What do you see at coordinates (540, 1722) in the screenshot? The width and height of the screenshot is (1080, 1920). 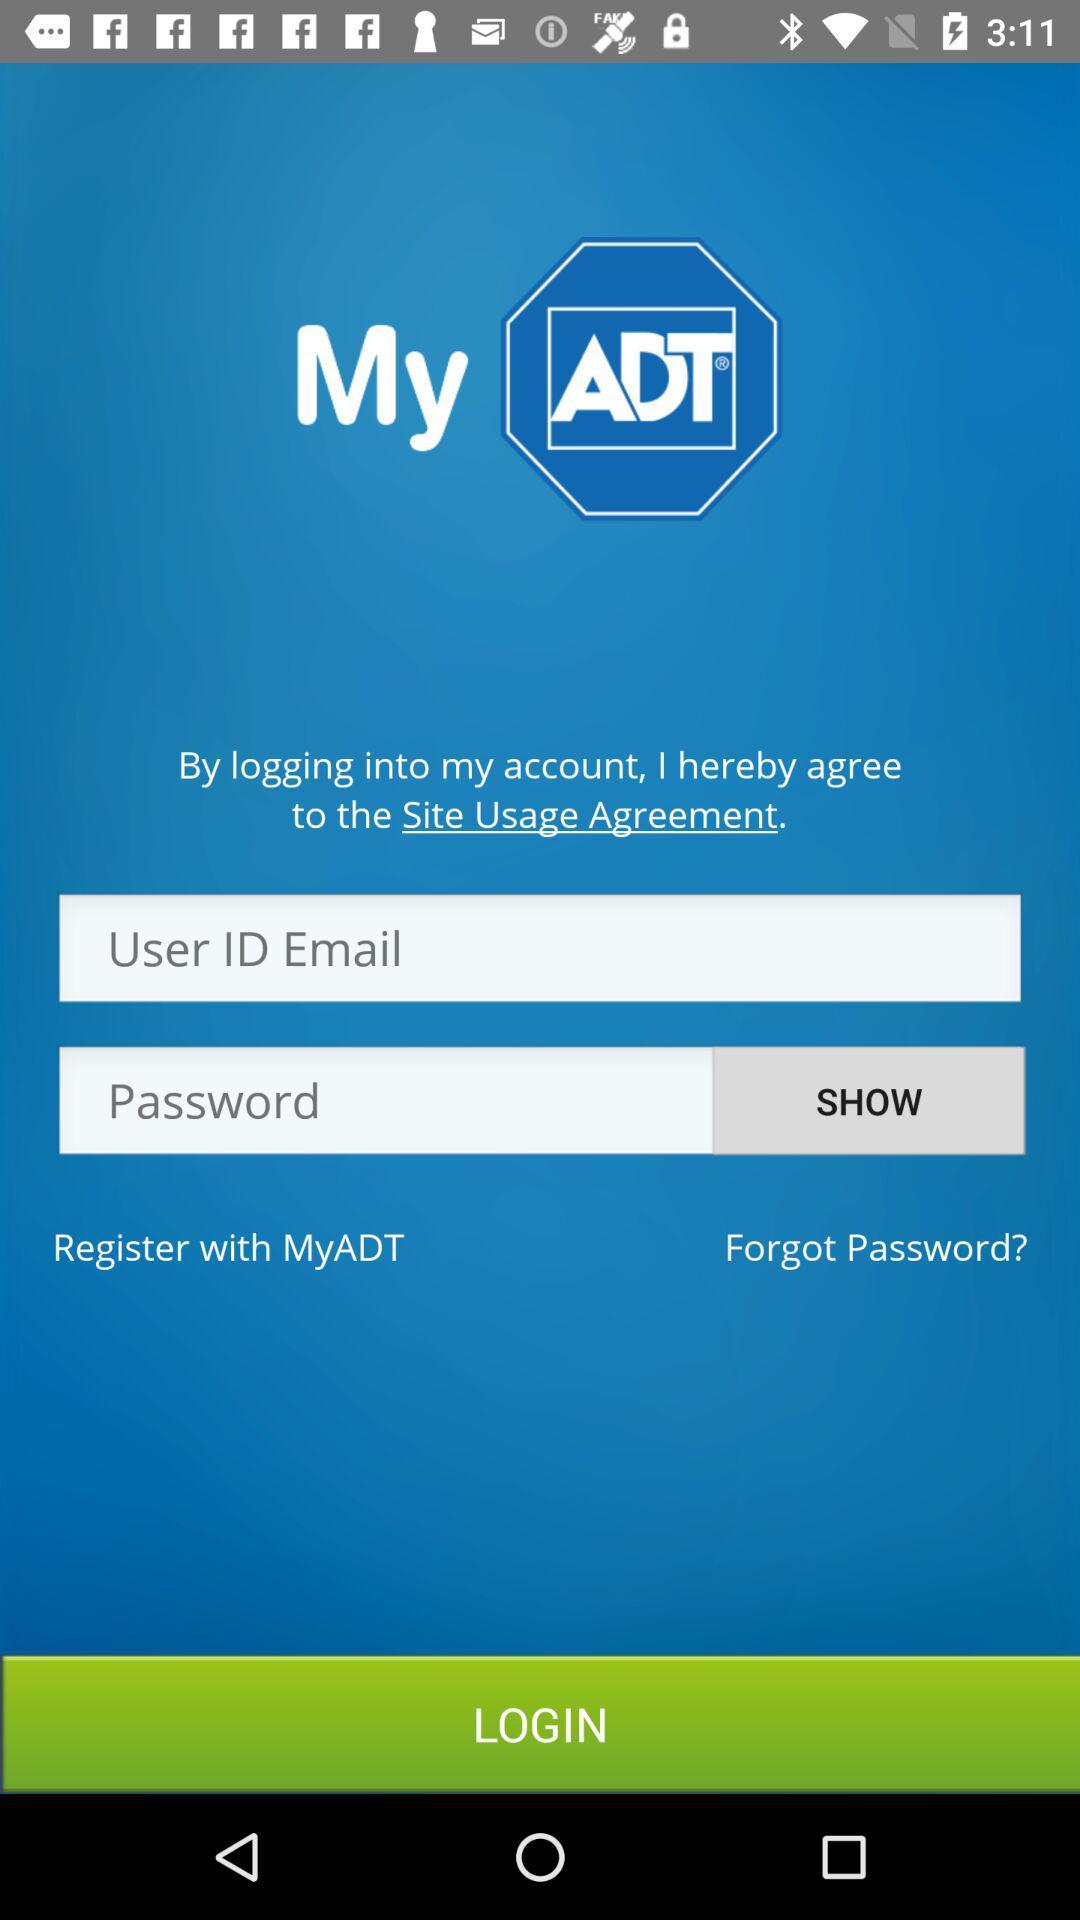 I see `the item below the register with myadt item` at bounding box center [540, 1722].